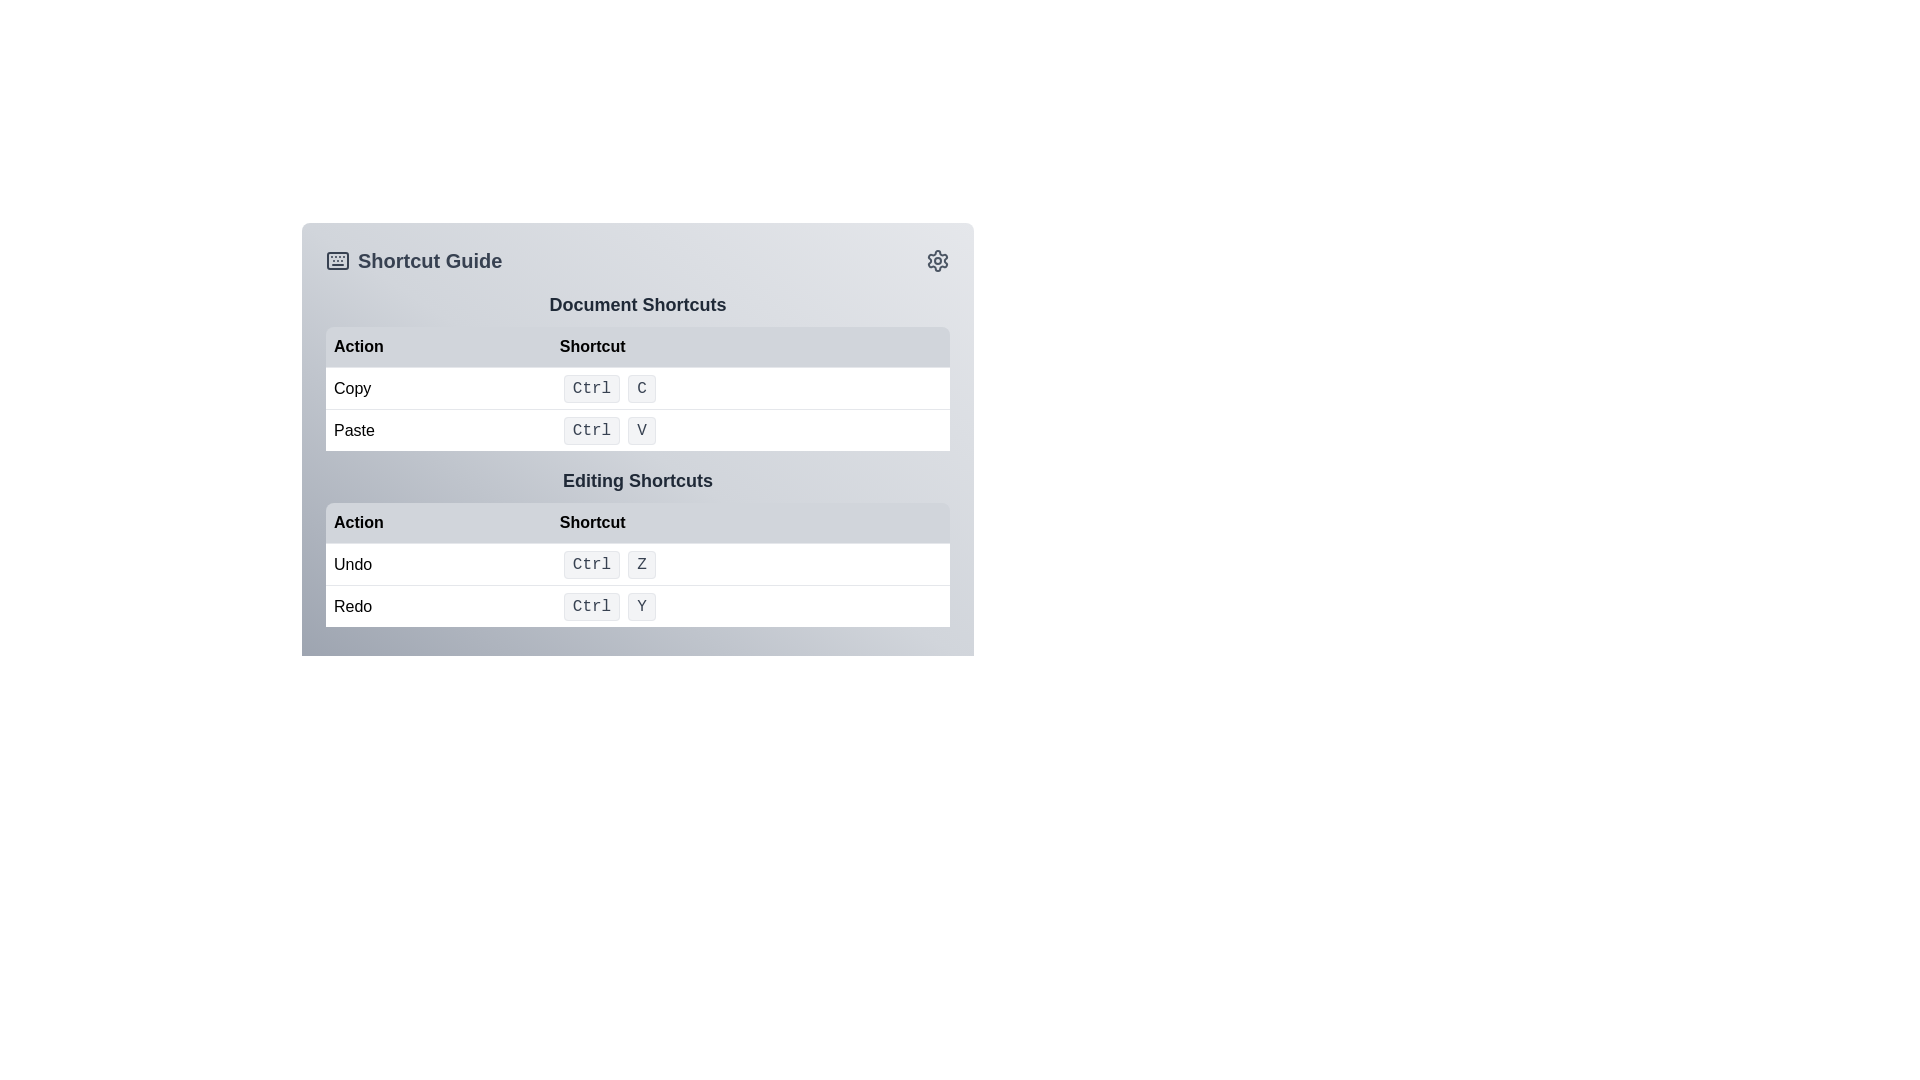 The height and width of the screenshot is (1080, 1920). What do you see at coordinates (642, 564) in the screenshot?
I see `the small rectangular button with a light gray background and bold 'Z' centered in dark gray font, located in the 'Editing Shortcuts' section of the 'Shortcut Guide' panel` at bounding box center [642, 564].